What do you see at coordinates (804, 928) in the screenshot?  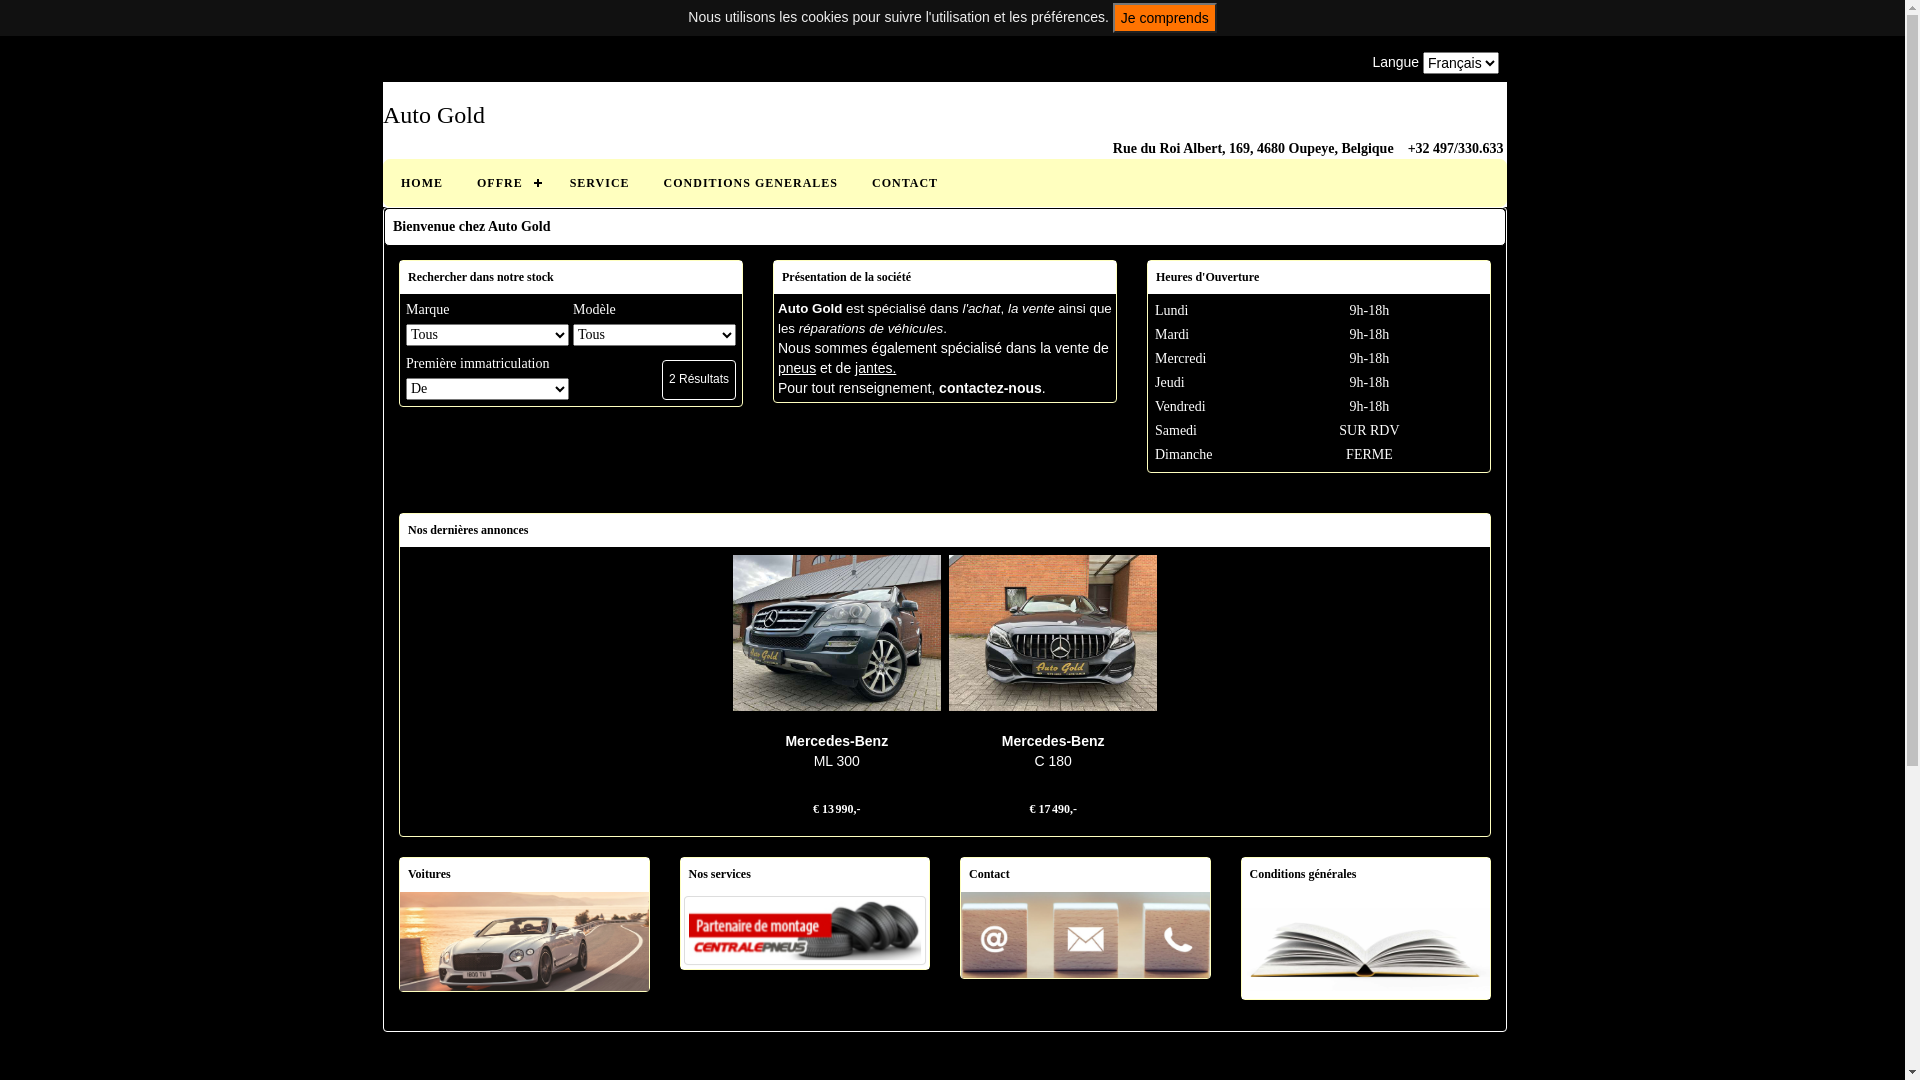 I see `'Nos services` at bounding box center [804, 928].